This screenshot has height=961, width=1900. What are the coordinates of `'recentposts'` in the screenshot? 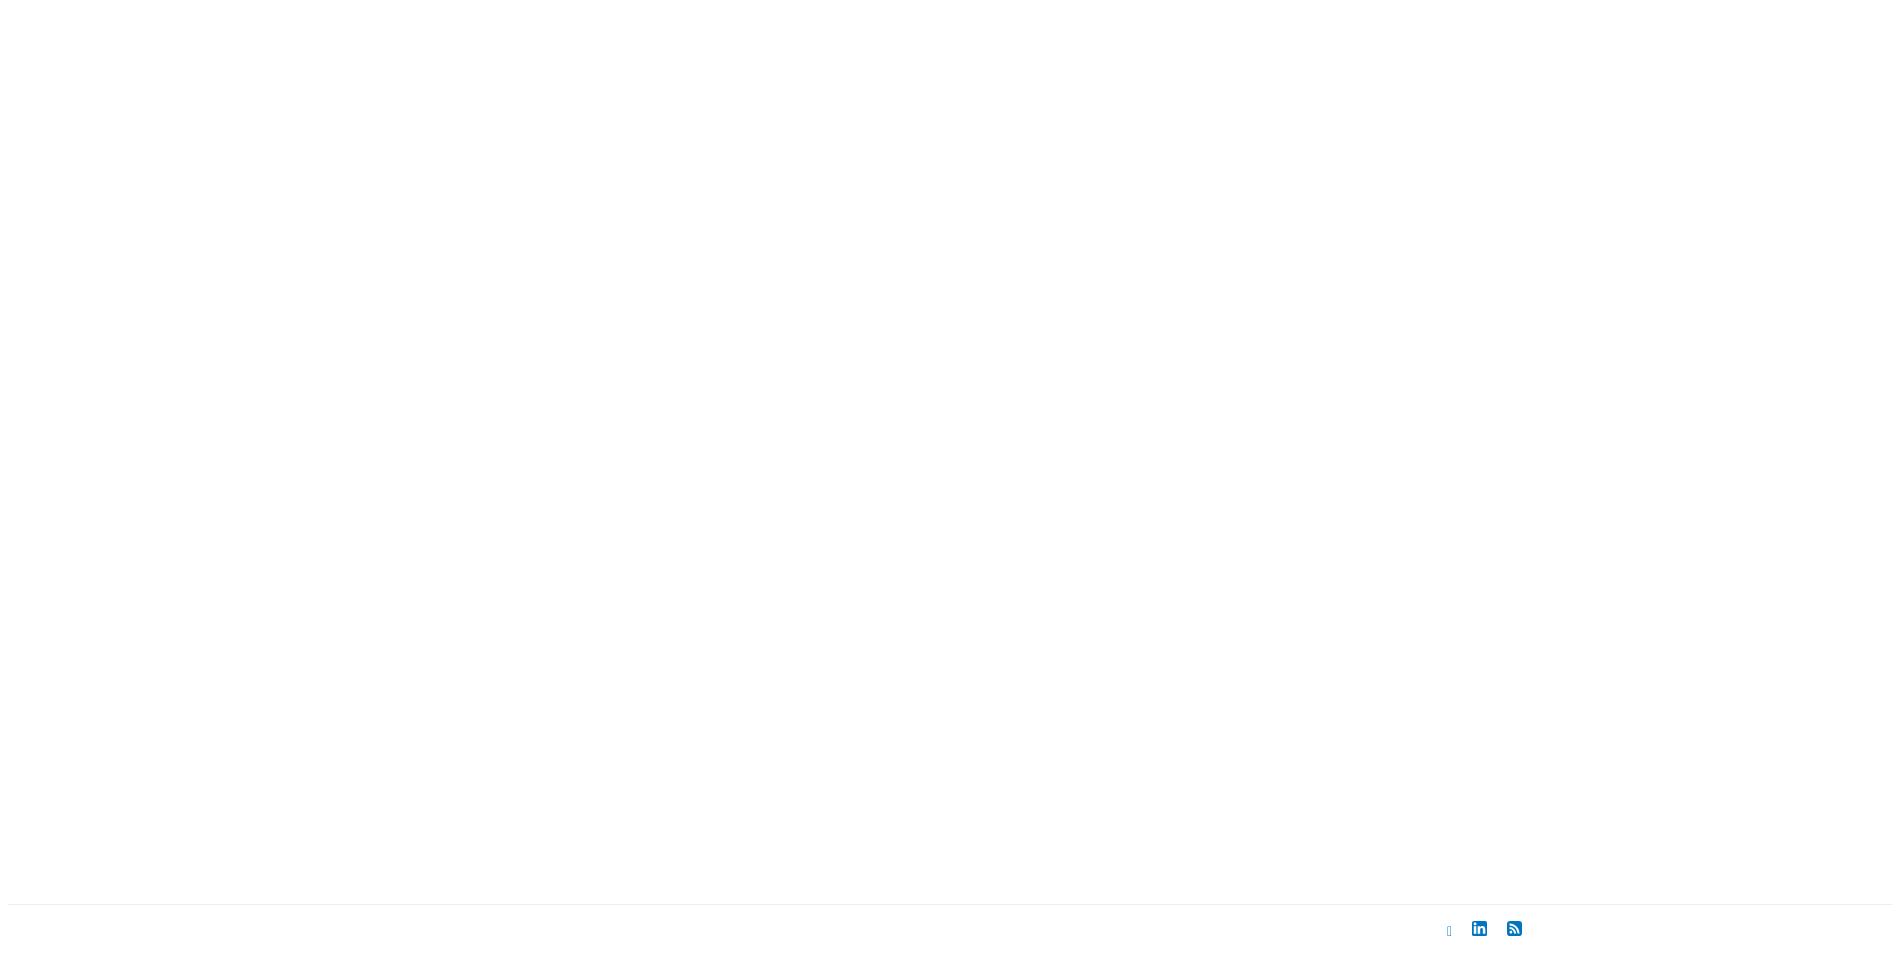 It's located at (418, 790).